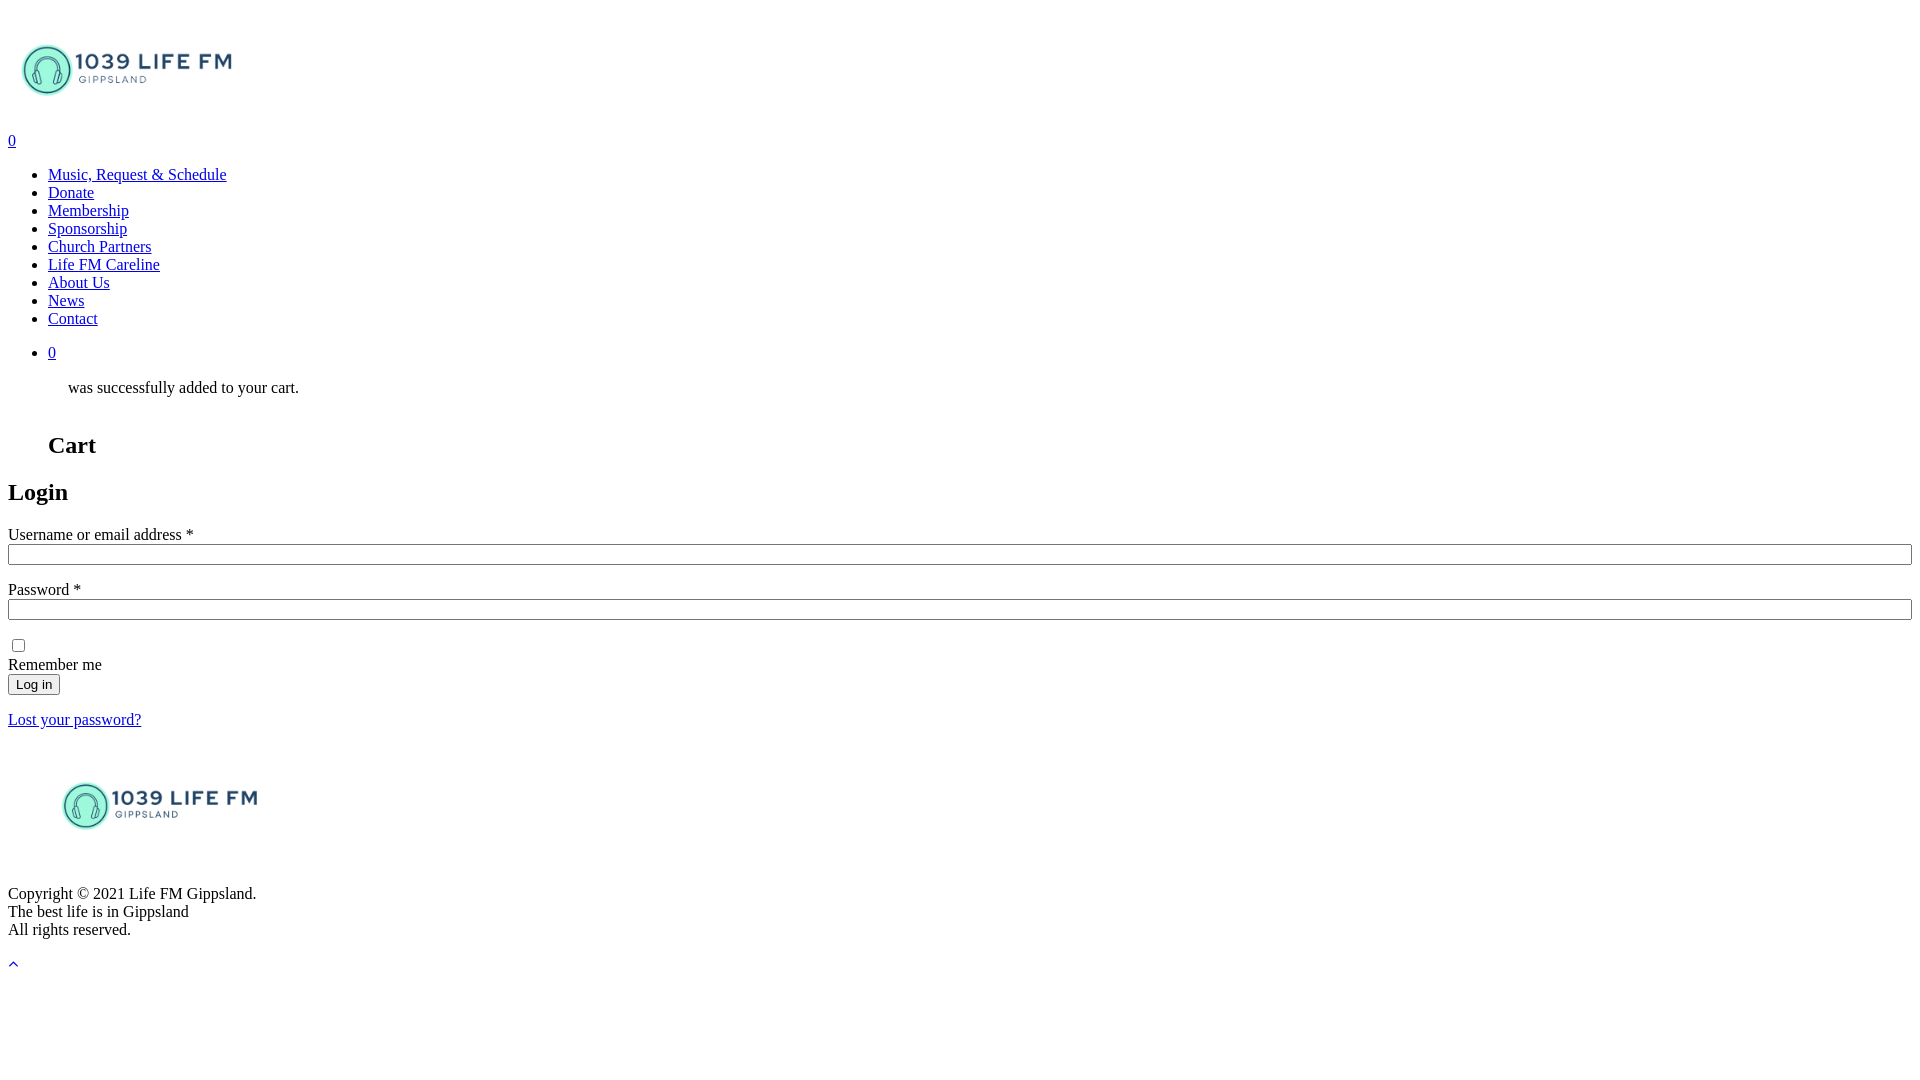  I want to click on 'About Us', so click(78, 282).